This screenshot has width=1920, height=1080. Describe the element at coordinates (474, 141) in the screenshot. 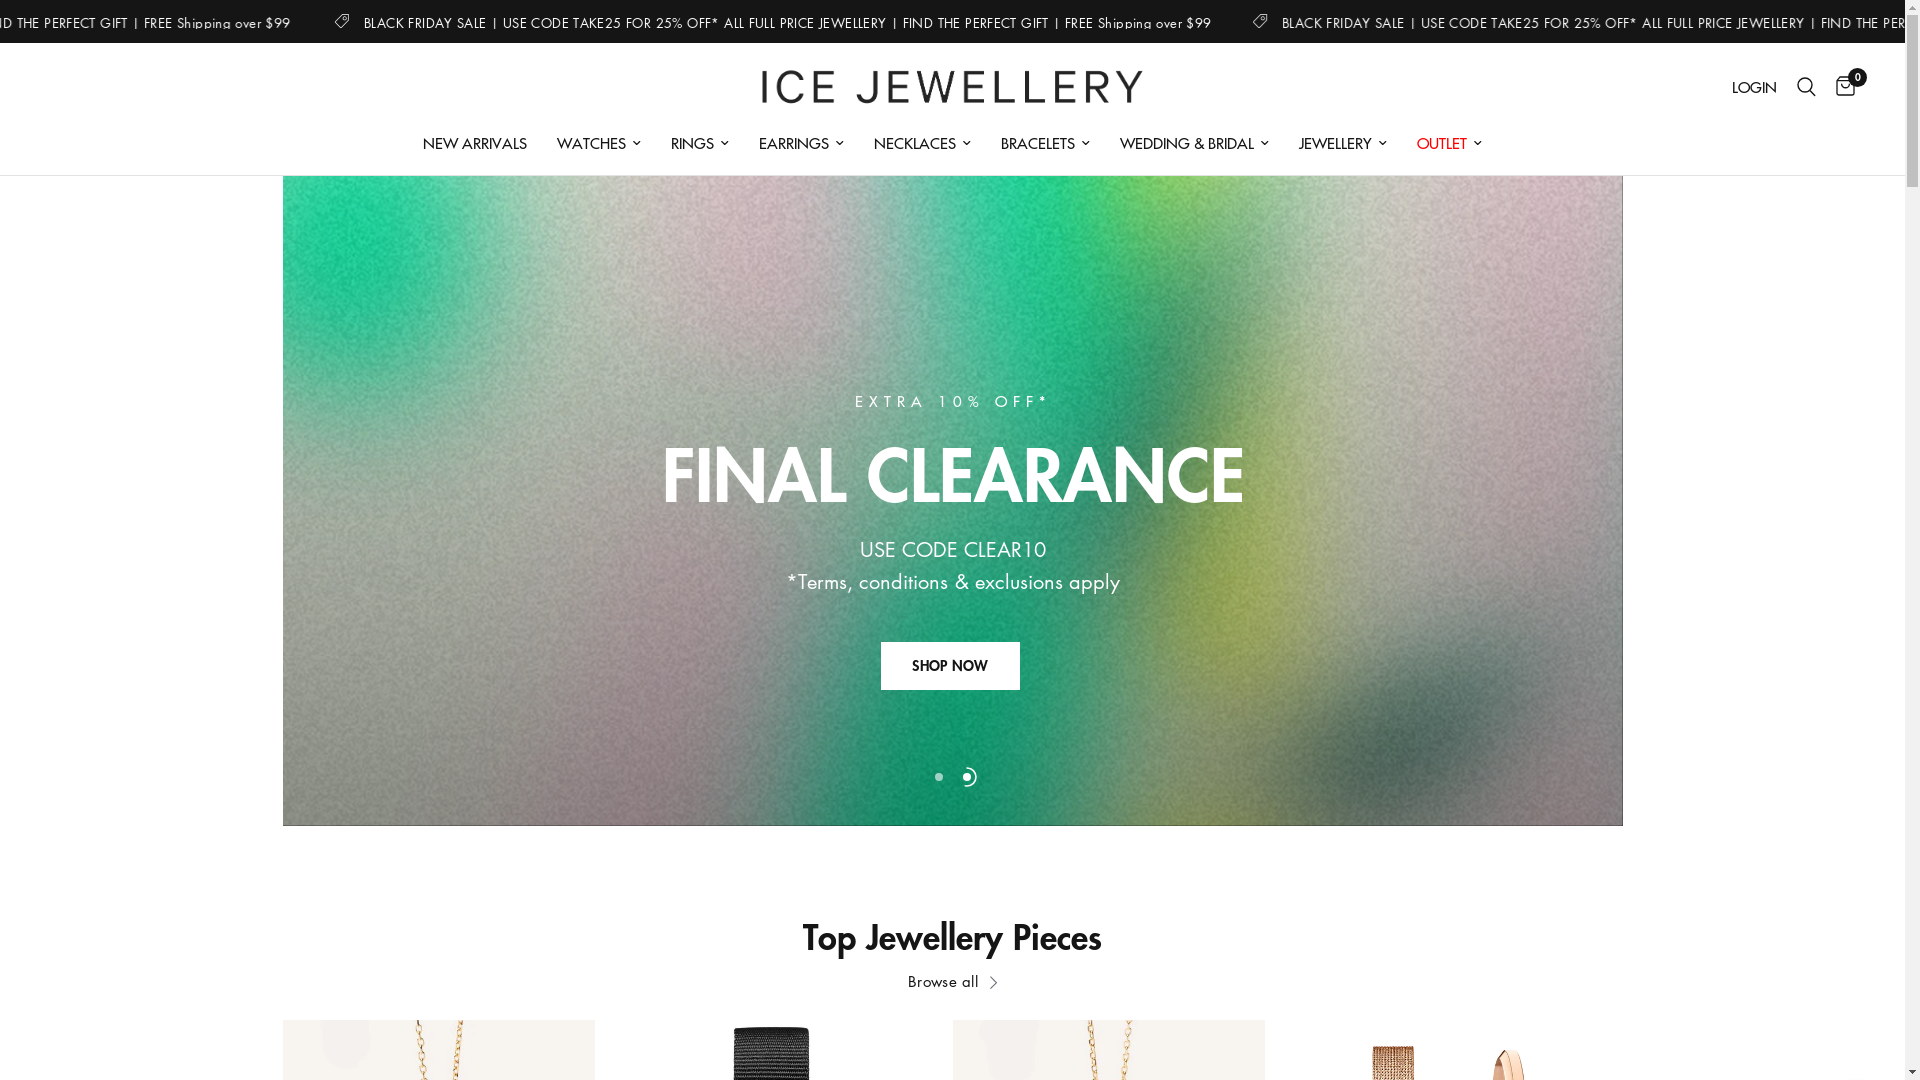

I see `'NEW ARRIVALS'` at that location.